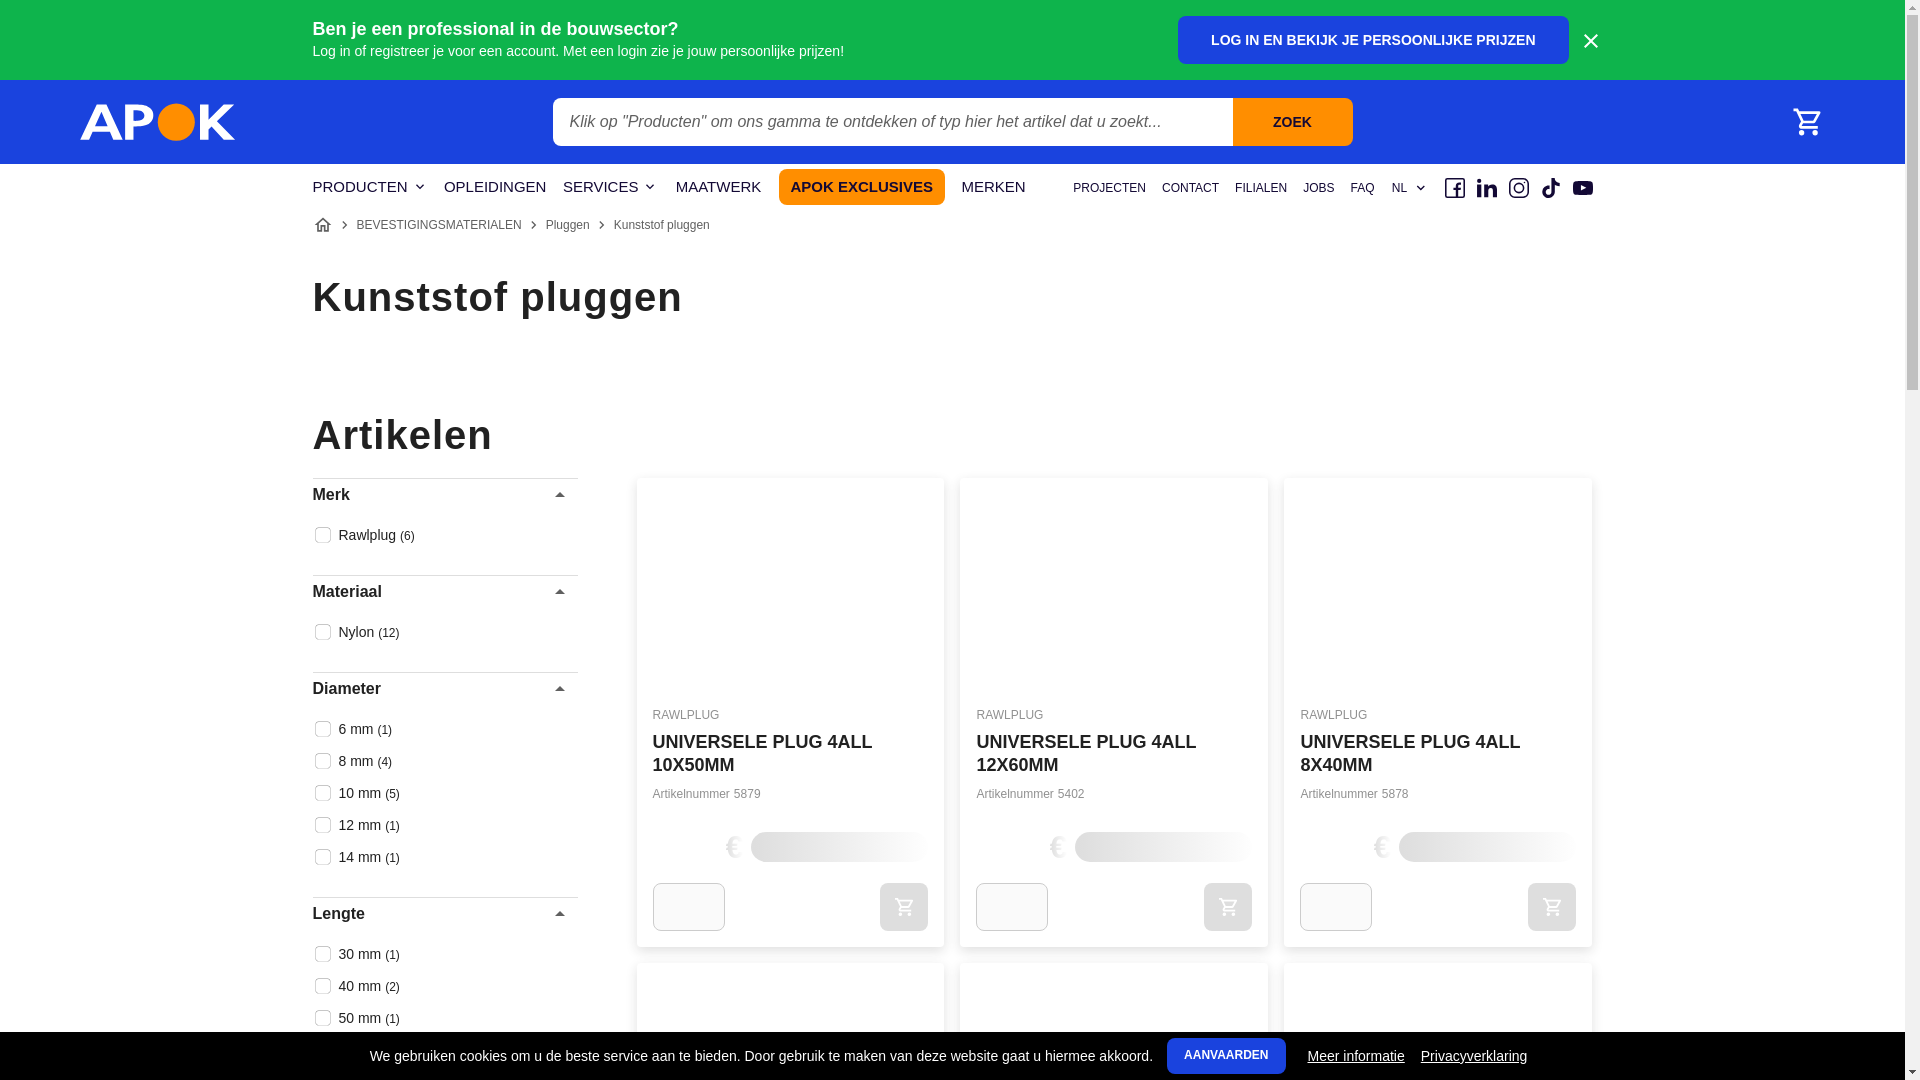 The width and height of the screenshot is (1920, 1080). What do you see at coordinates (561, 187) in the screenshot?
I see `'SERVICES'` at bounding box center [561, 187].